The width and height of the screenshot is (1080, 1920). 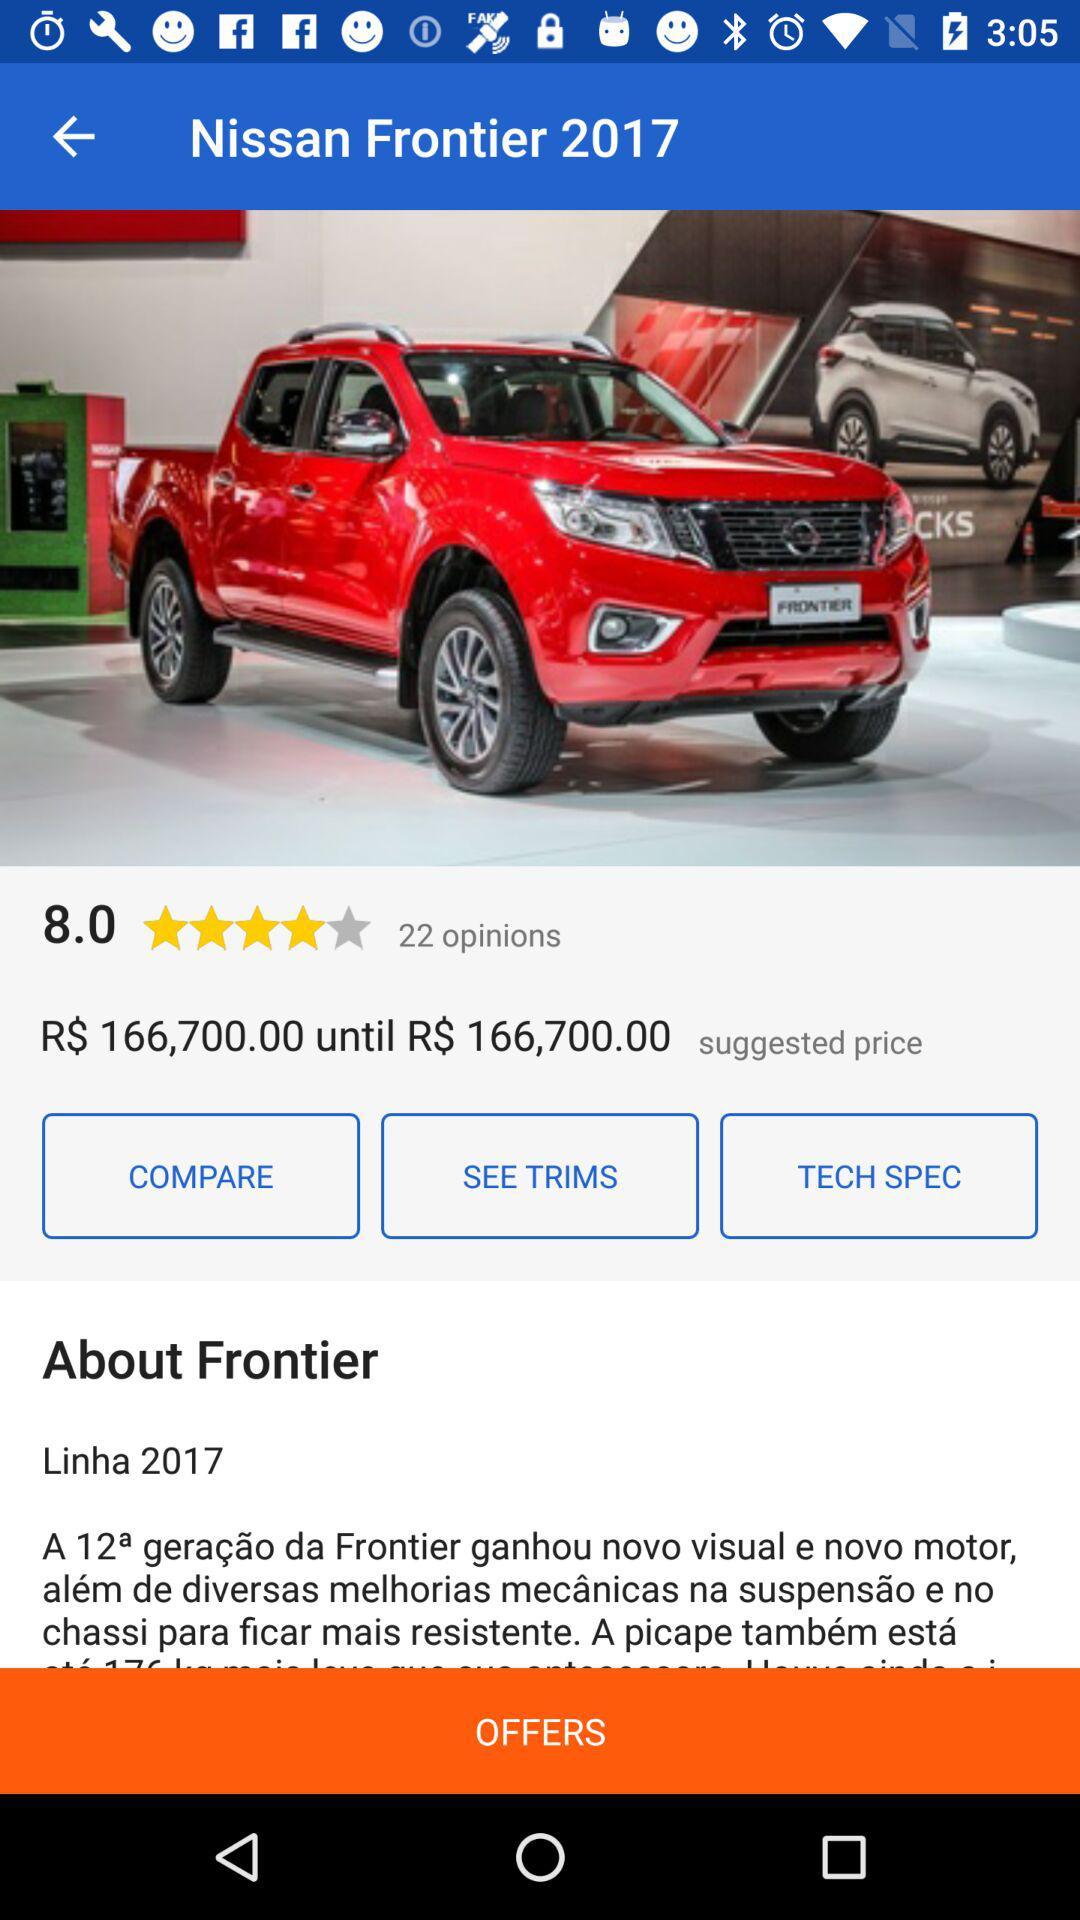 I want to click on the icon below the linha 2017 a icon, so click(x=540, y=1730).